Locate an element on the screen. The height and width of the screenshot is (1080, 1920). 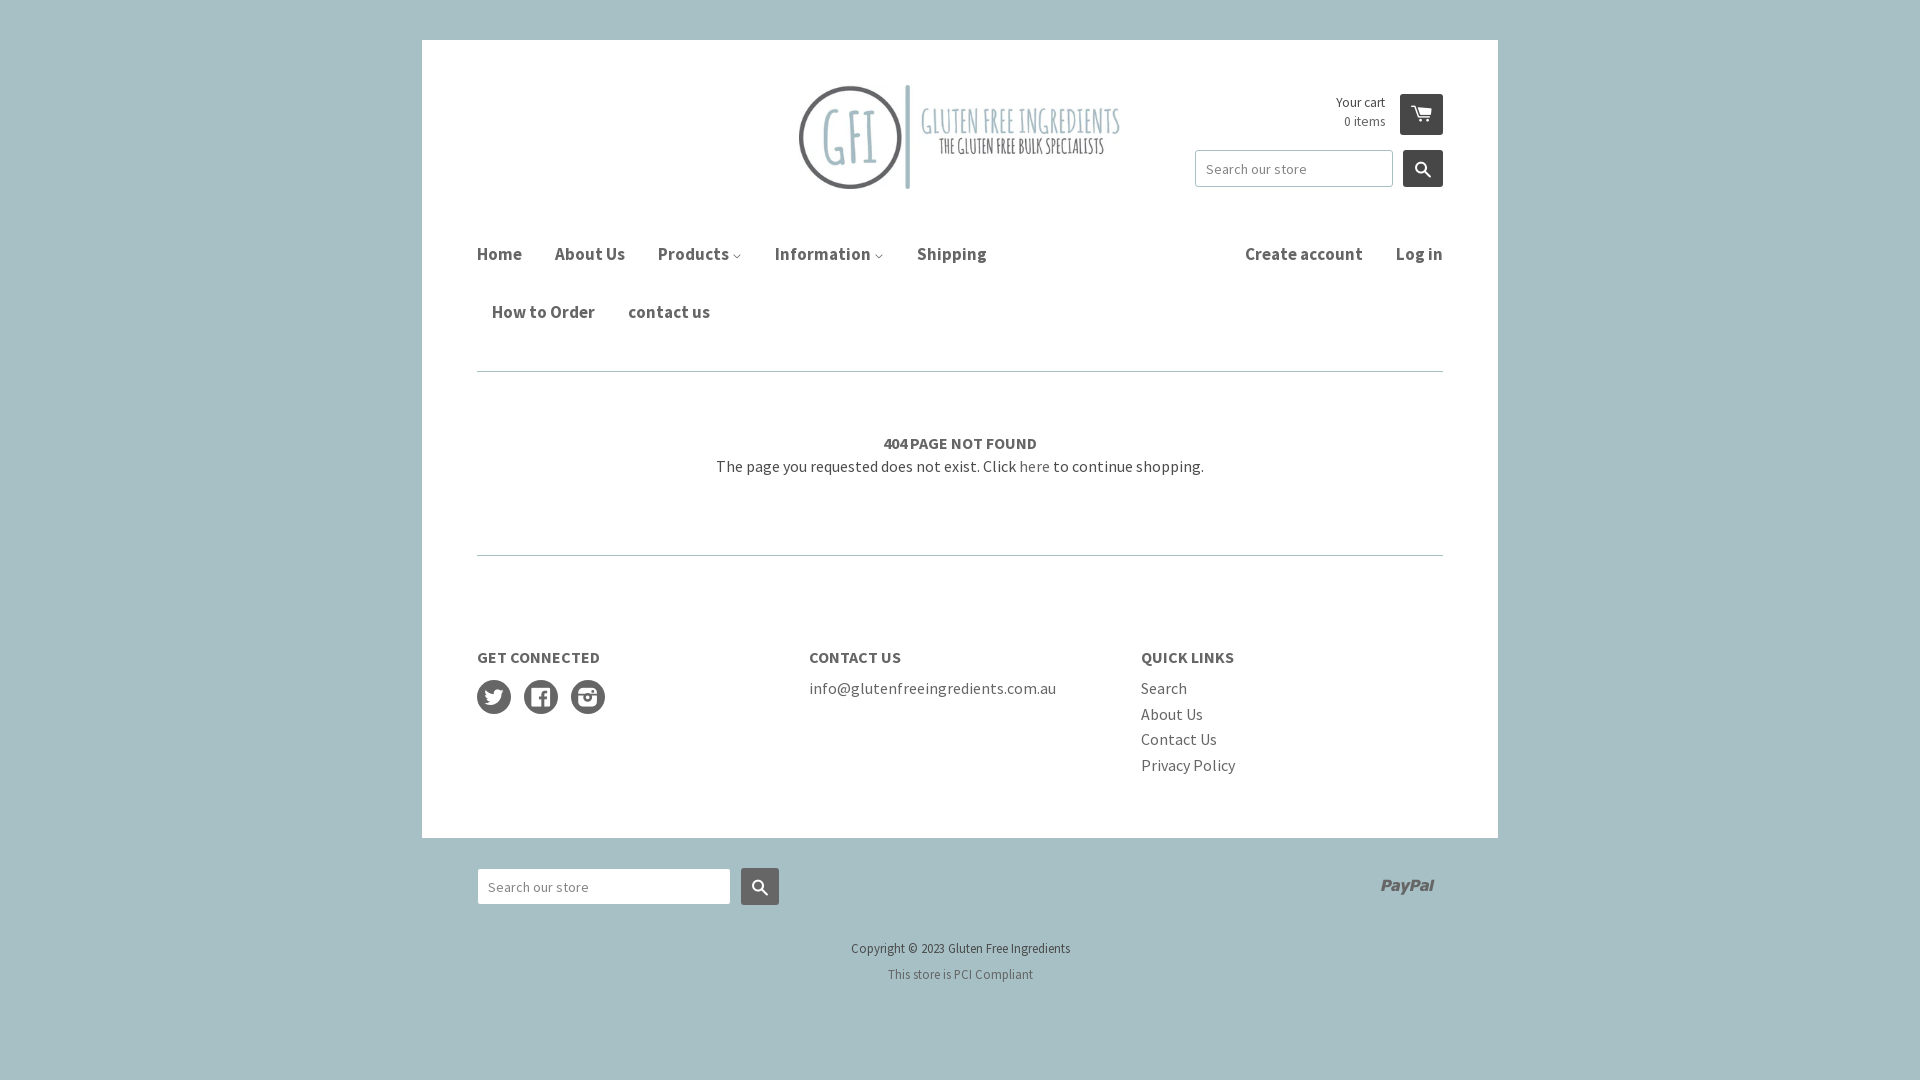
'Log in' is located at coordinates (1410, 253).